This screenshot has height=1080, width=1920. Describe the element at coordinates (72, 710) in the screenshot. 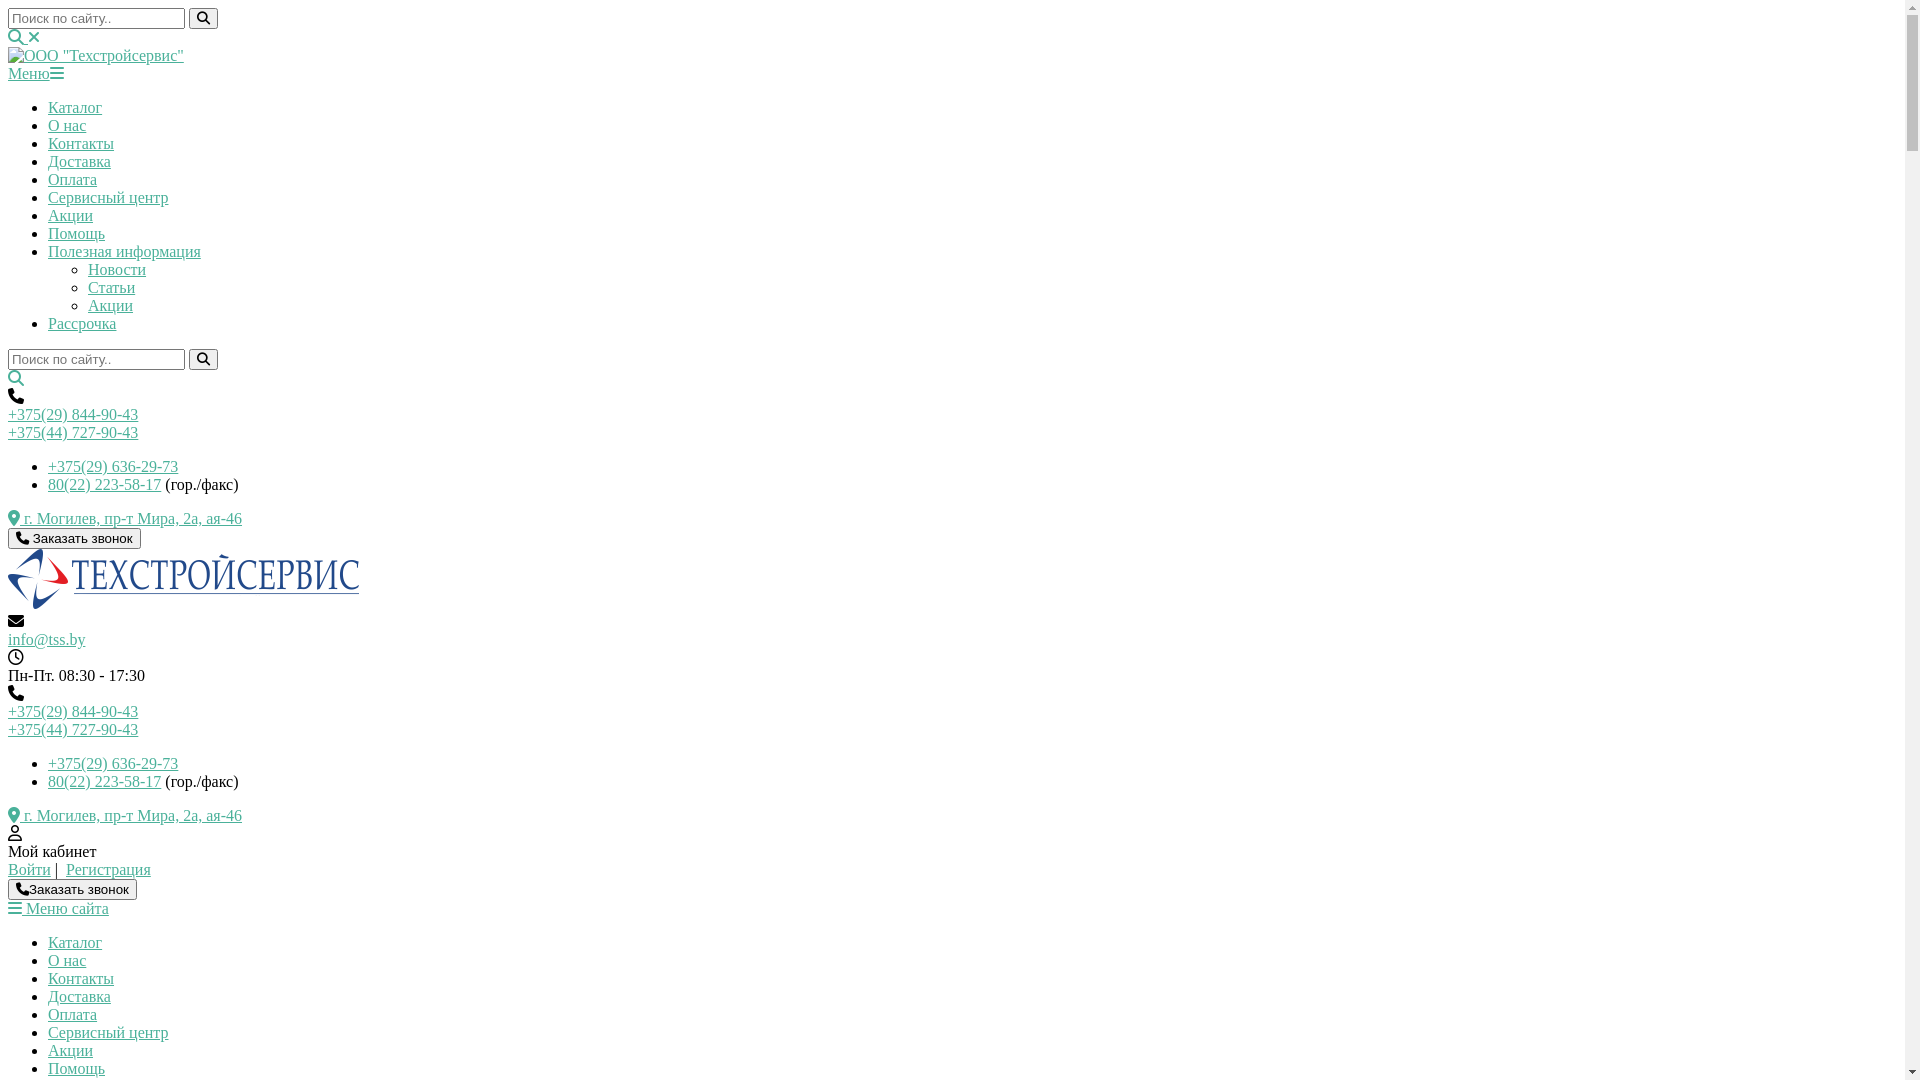

I see `'+375(29) 844-90-43'` at that location.